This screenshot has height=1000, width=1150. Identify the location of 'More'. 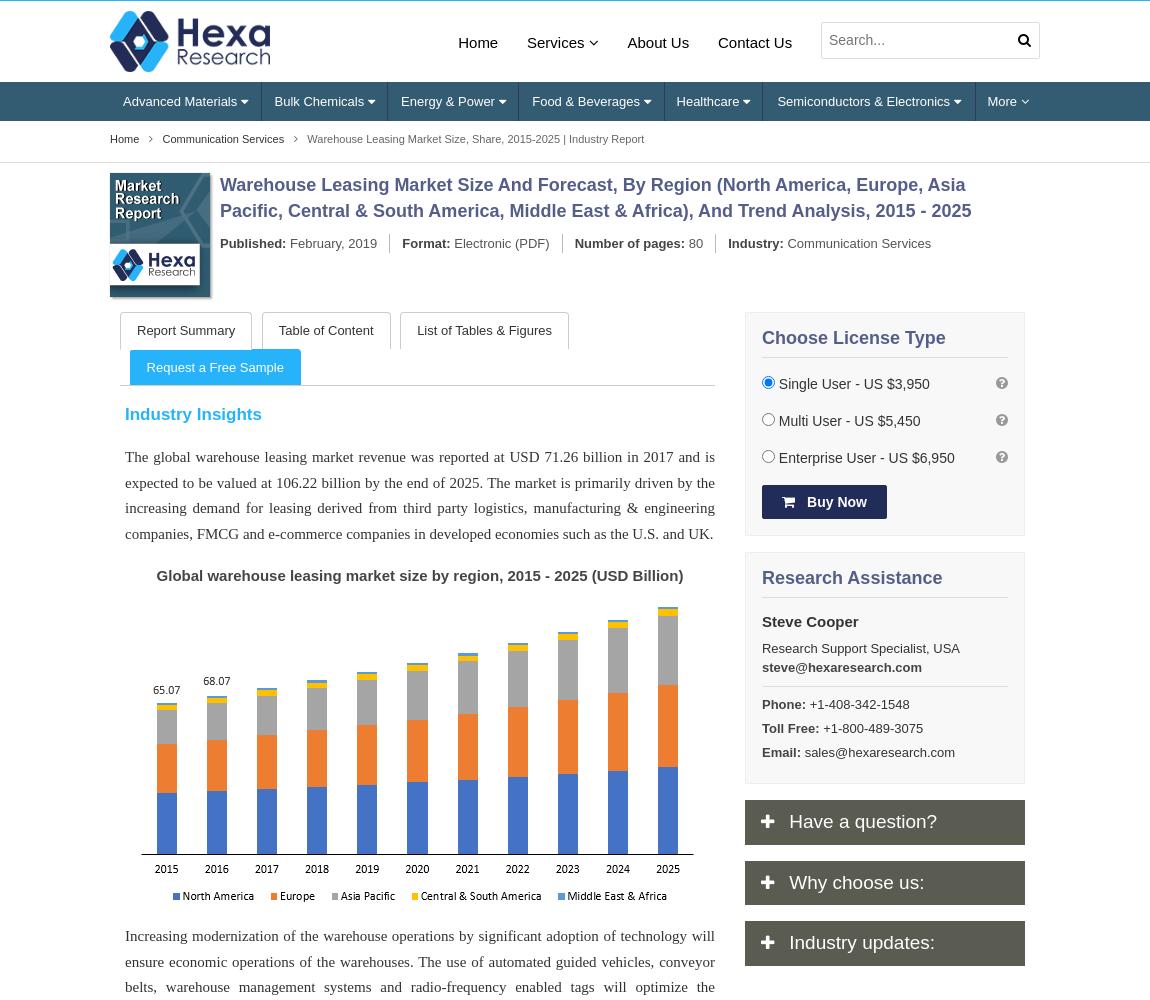
(1003, 99).